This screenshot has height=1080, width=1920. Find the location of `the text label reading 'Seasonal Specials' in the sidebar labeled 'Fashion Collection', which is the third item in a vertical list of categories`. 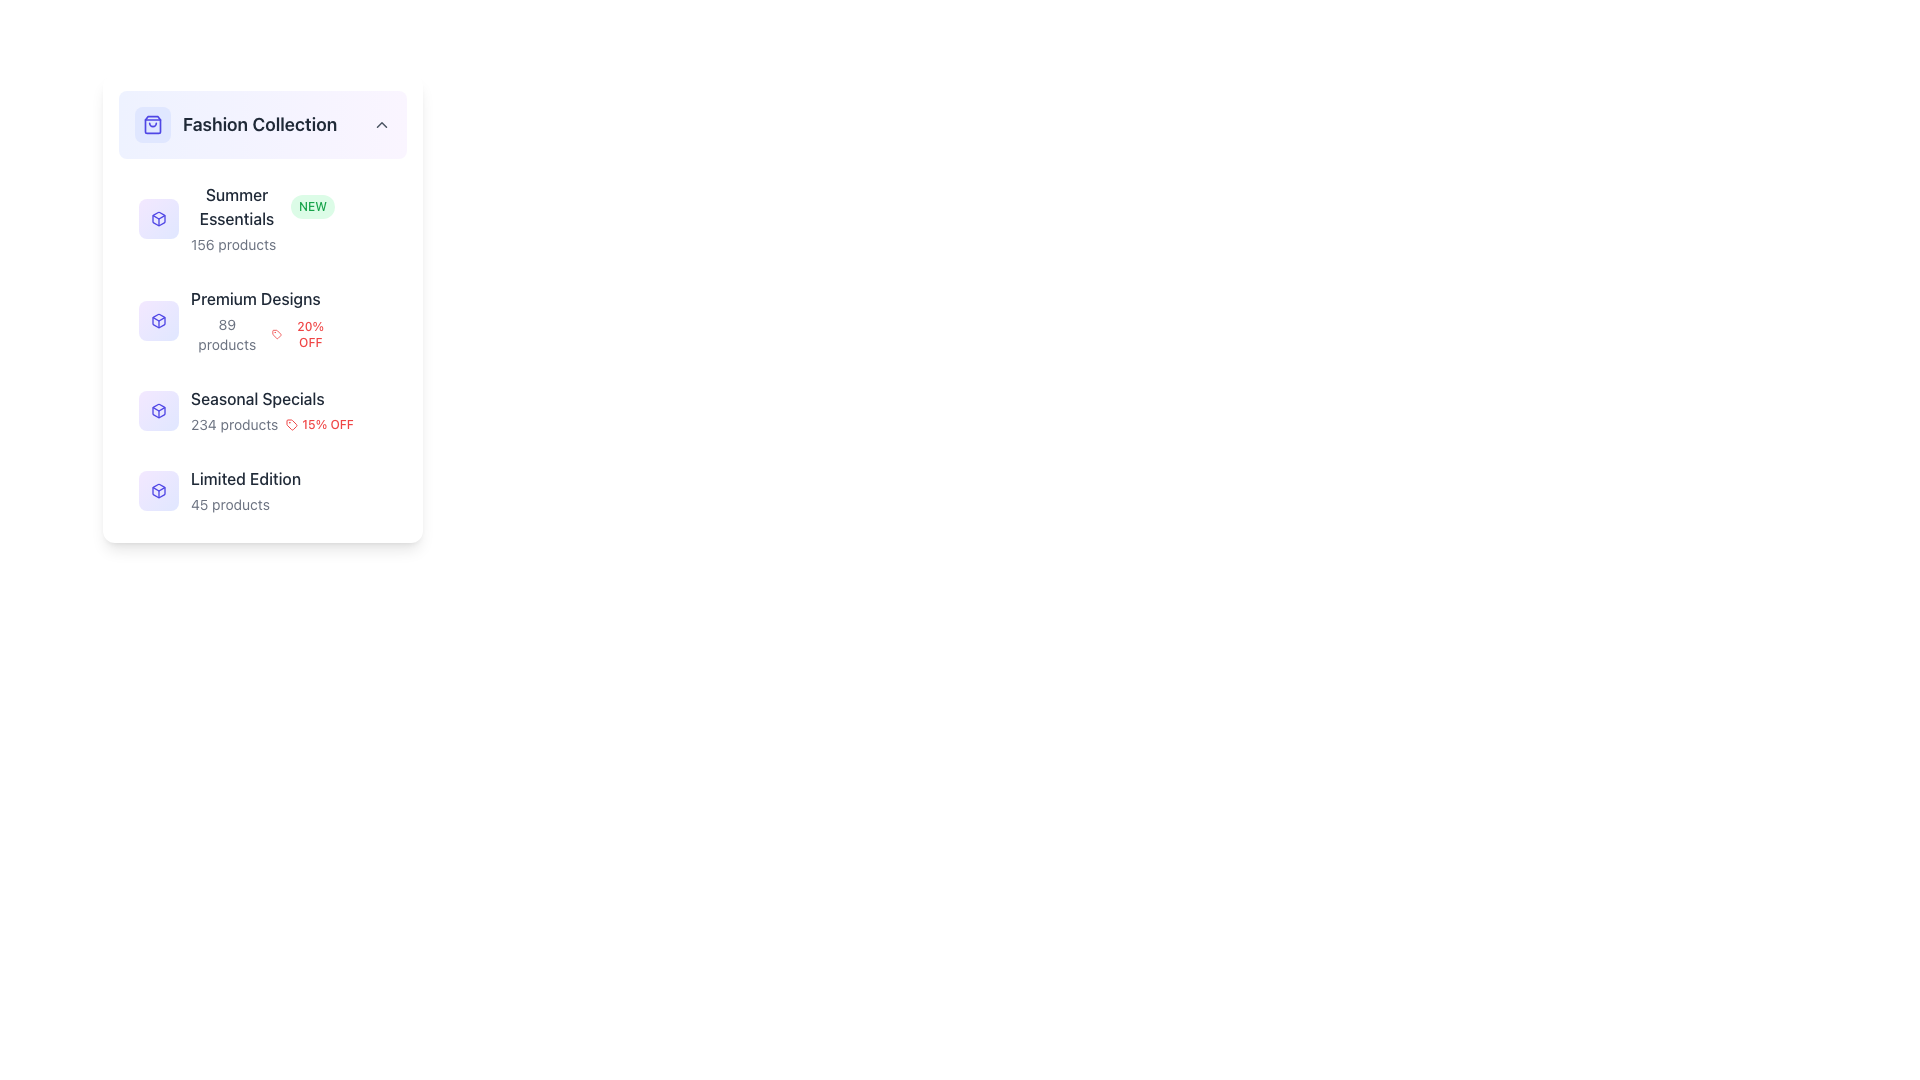

the text label reading 'Seasonal Specials' in the sidebar labeled 'Fashion Collection', which is the third item in a vertical list of categories is located at coordinates (278, 398).